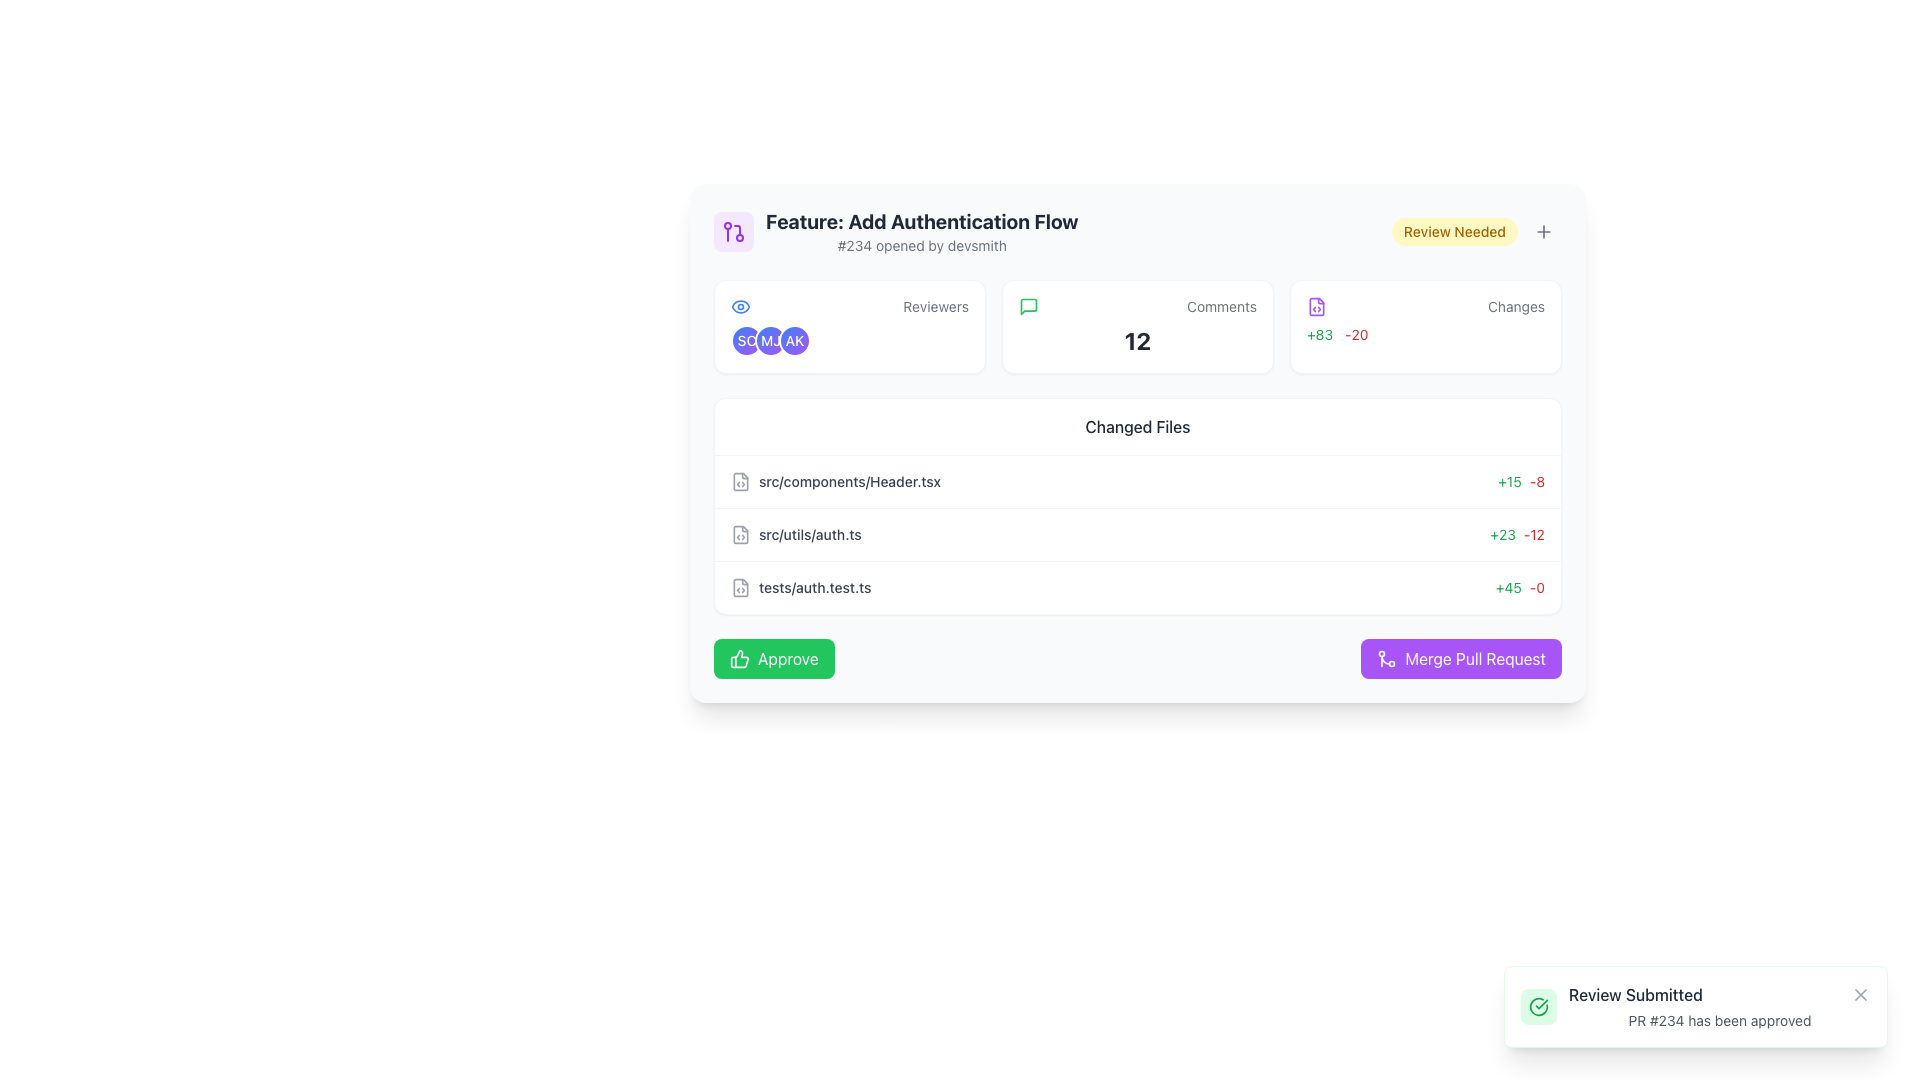 The image size is (1920, 1080). What do you see at coordinates (1543, 230) in the screenshot?
I see `the 'add' or 'create new' icon button located on the top-right region of the panel, adjacent to the 'Review Needed' yellow tag` at bounding box center [1543, 230].